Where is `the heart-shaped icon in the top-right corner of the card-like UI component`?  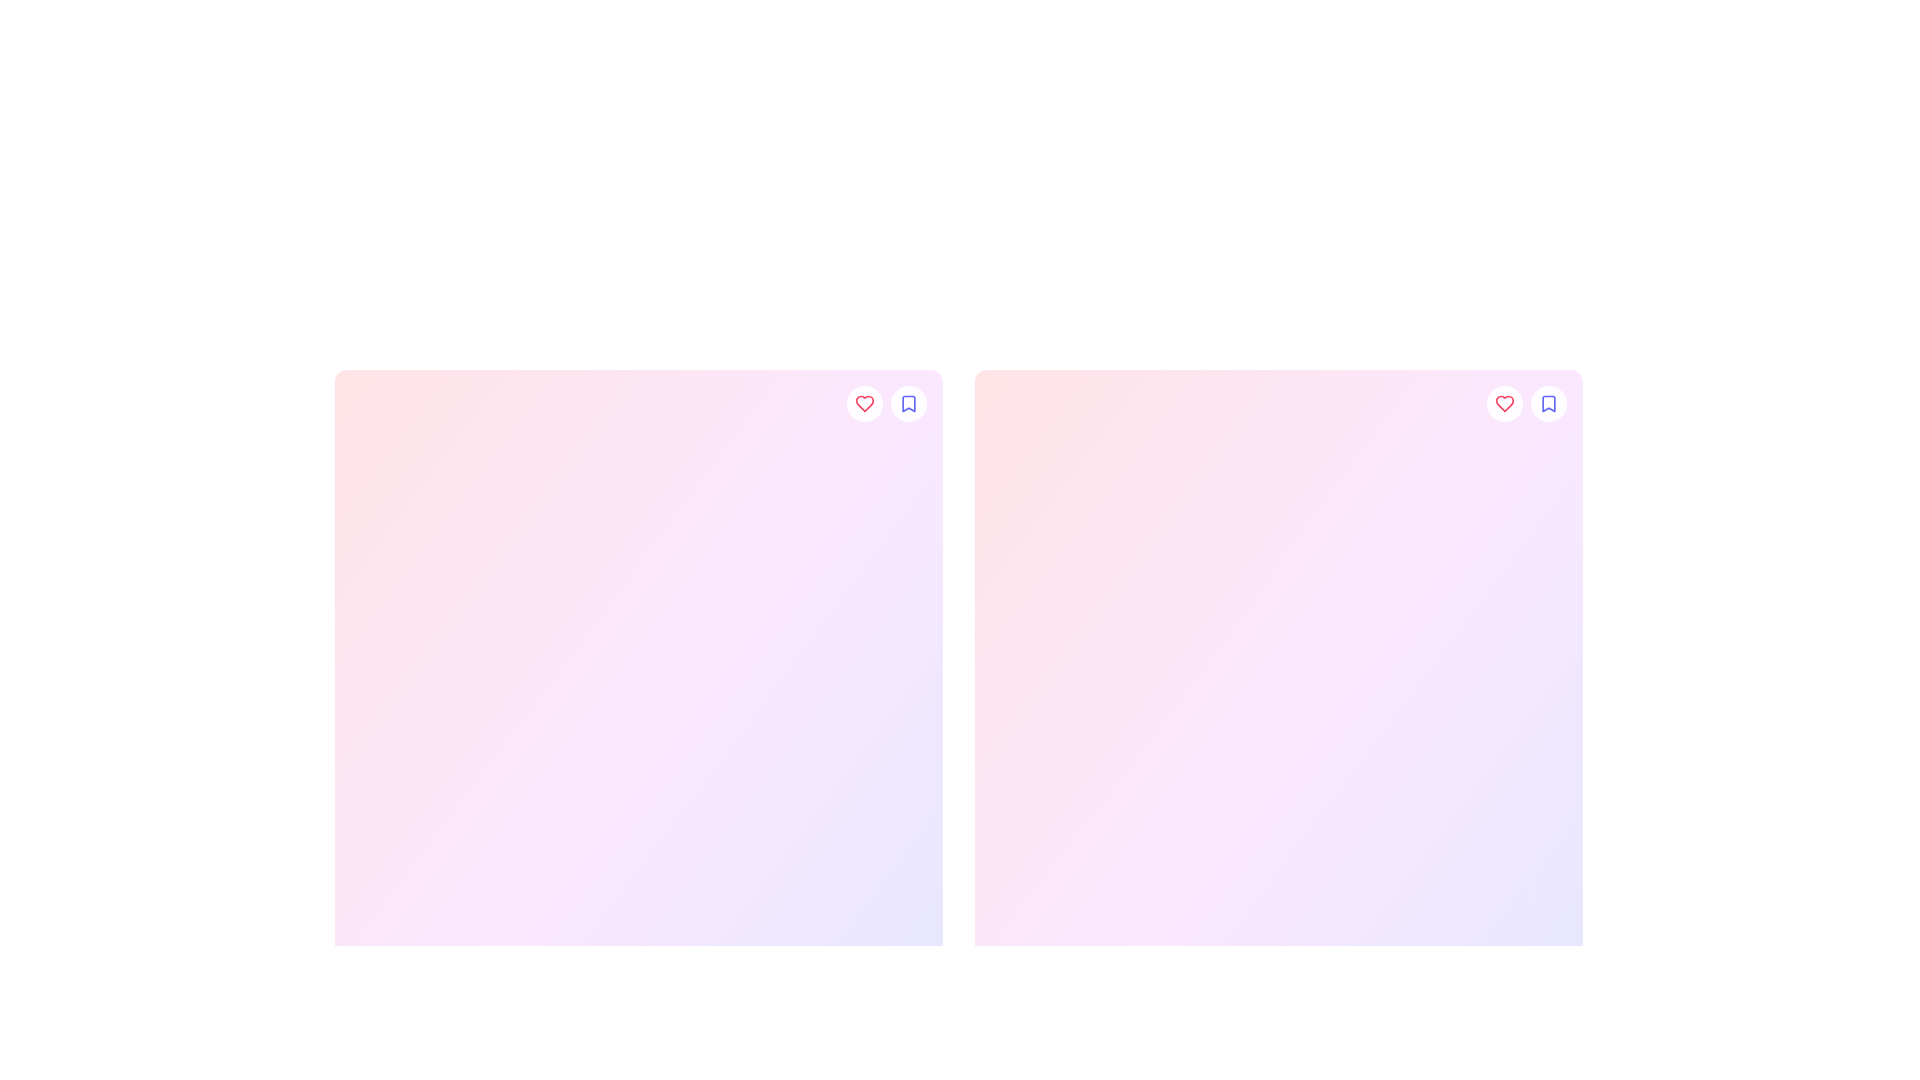
the heart-shaped icon in the top-right corner of the card-like UI component is located at coordinates (864, 404).